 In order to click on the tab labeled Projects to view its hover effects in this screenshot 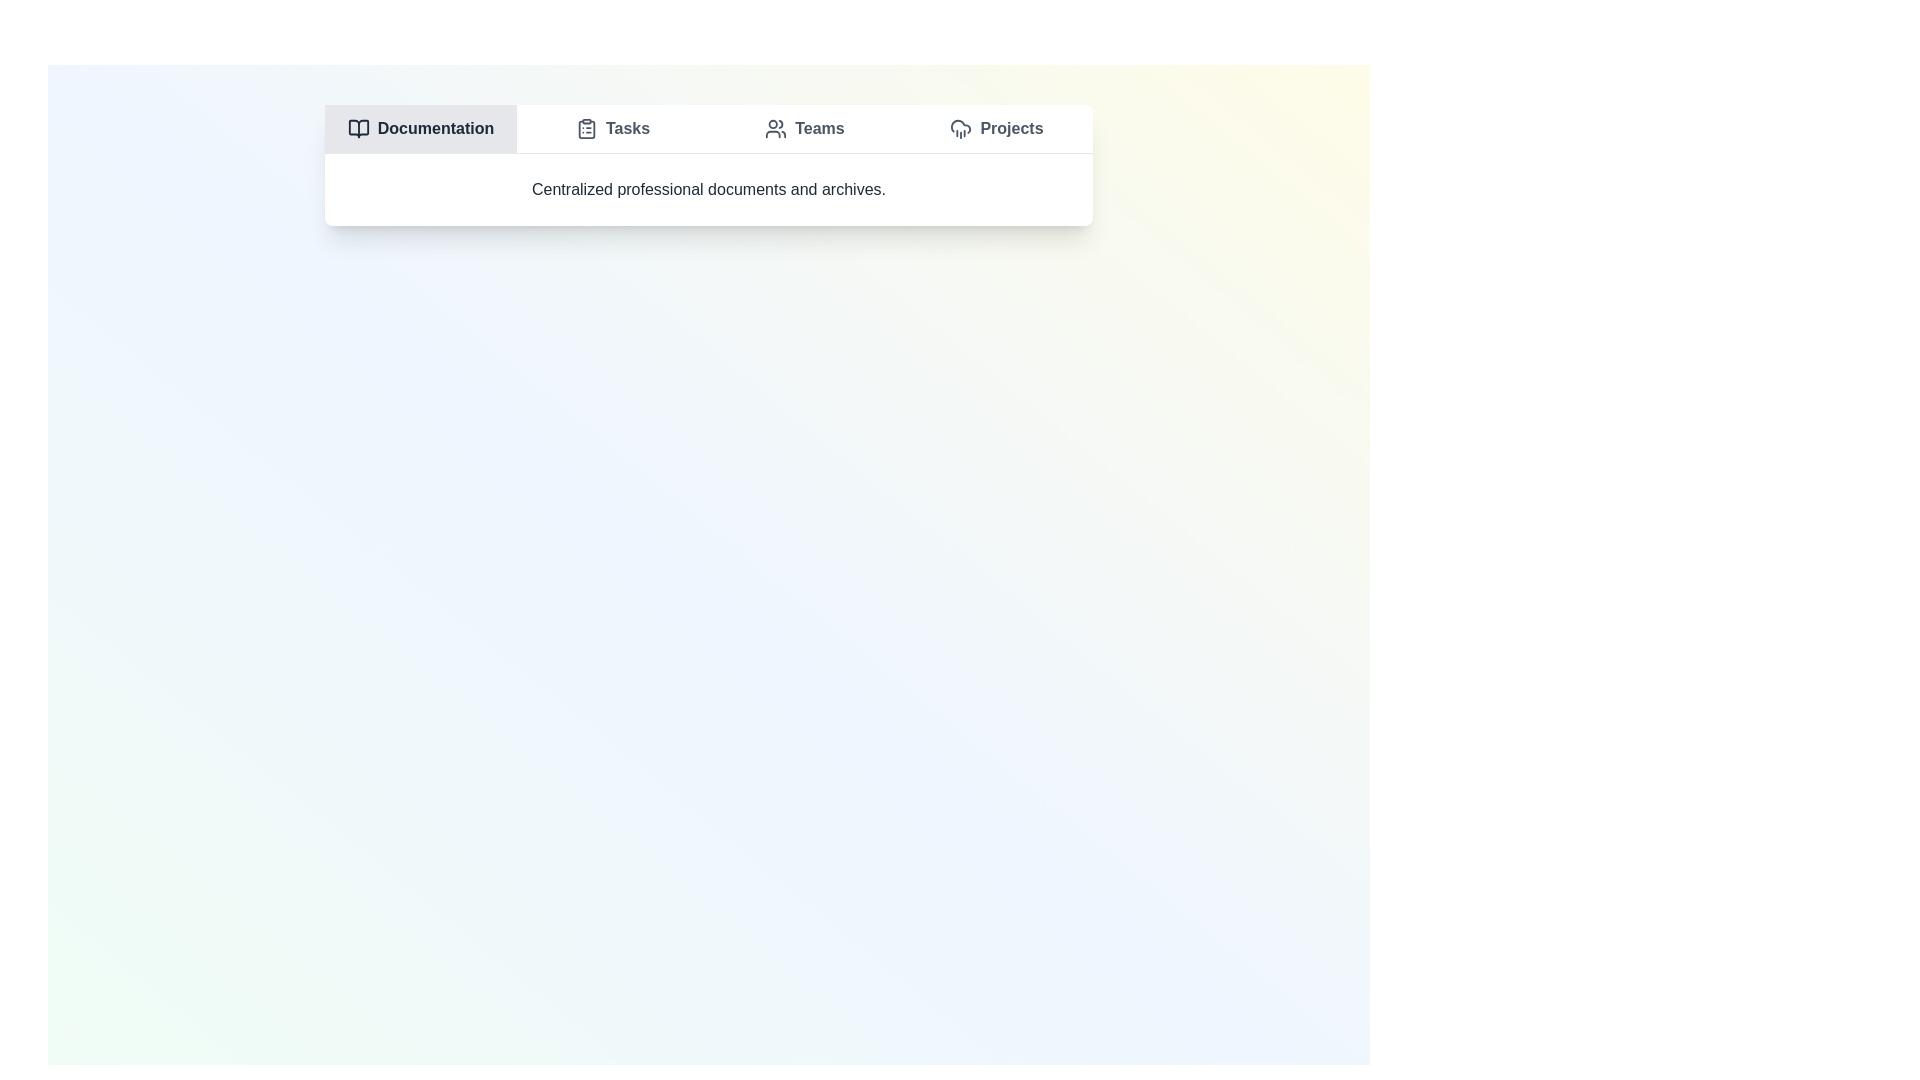, I will do `click(997, 128)`.